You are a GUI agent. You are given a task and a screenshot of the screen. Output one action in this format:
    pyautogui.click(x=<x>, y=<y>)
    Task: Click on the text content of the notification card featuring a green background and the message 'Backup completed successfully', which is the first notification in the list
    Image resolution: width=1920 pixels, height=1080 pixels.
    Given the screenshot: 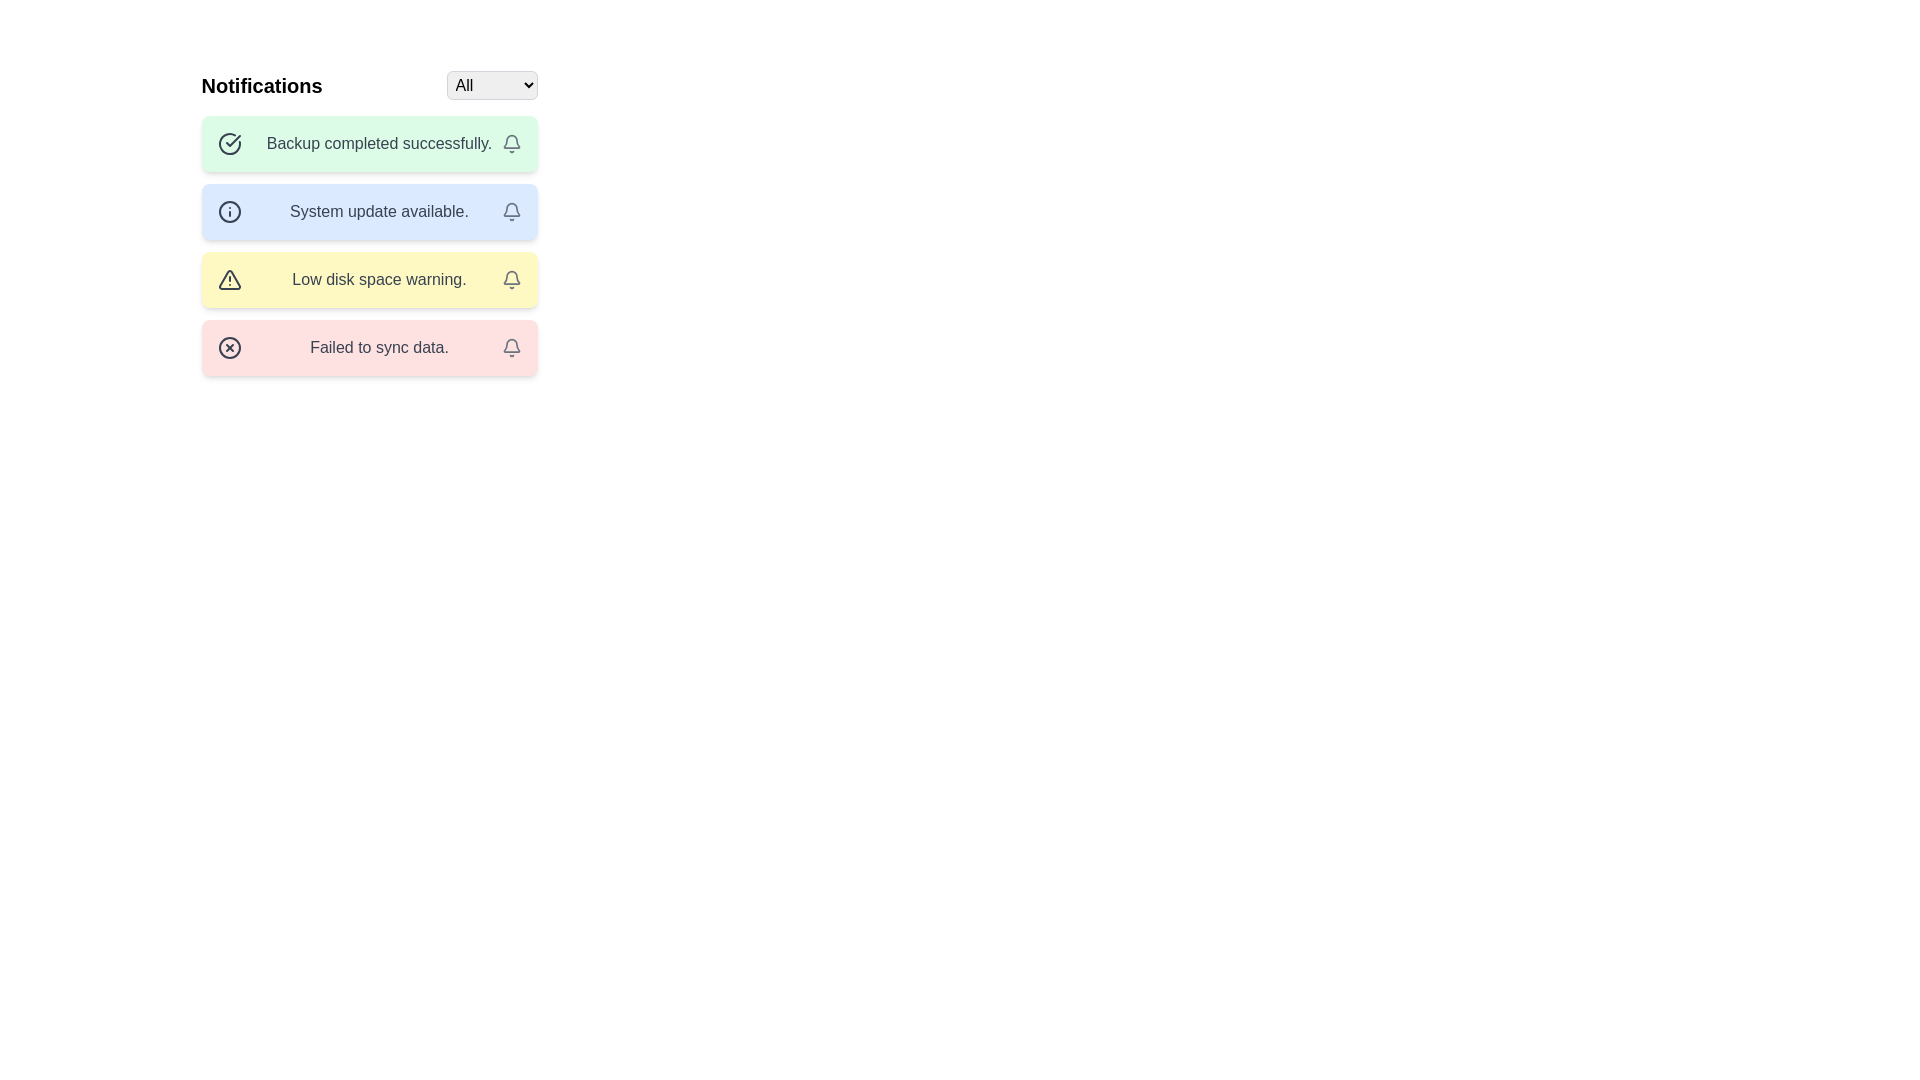 What is the action you would take?
    pyautogui.click(x=369, y=142)
    